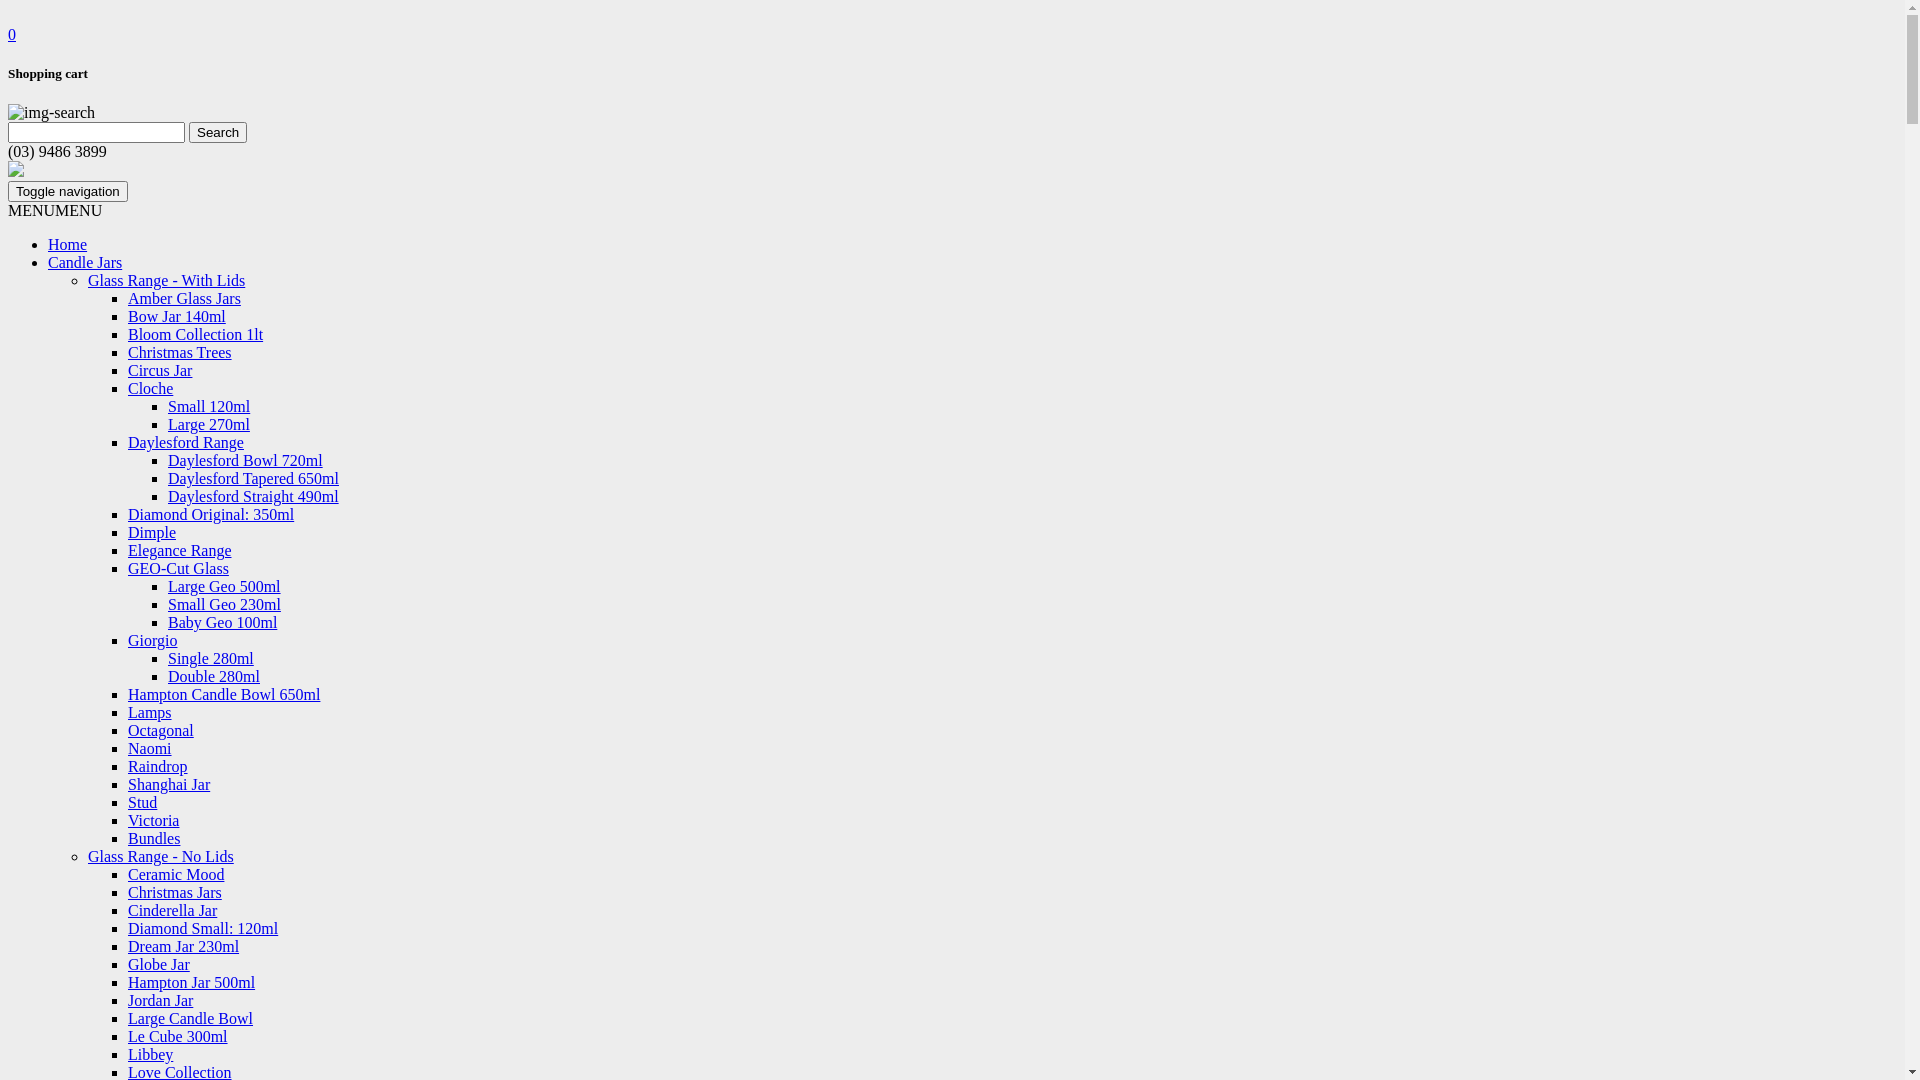 This screenshot has height=1080, width=1920. Describe the element at coordinates (224, 603) in the screenshot. I see `'Small Geo 230ml'` at that location.